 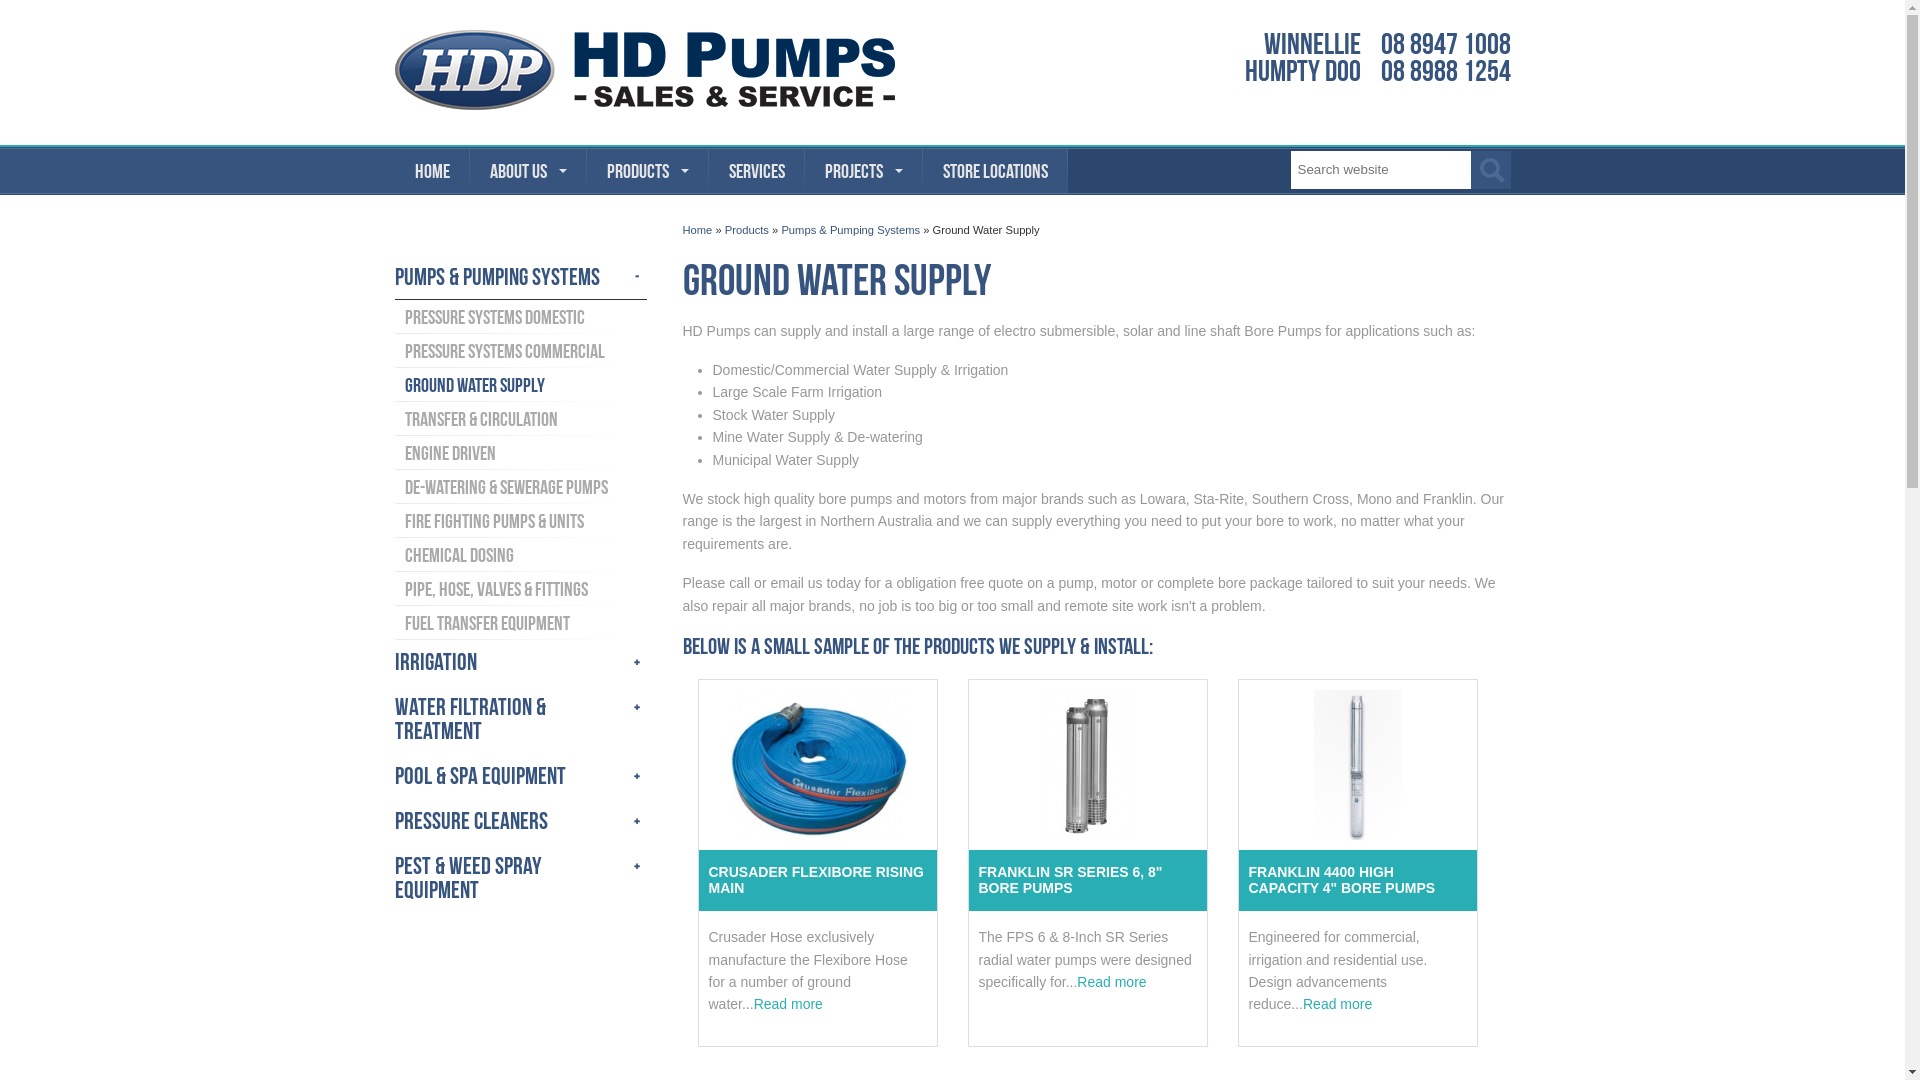 I want to click on 'PRODUCTS', so click(x=647, y=169).